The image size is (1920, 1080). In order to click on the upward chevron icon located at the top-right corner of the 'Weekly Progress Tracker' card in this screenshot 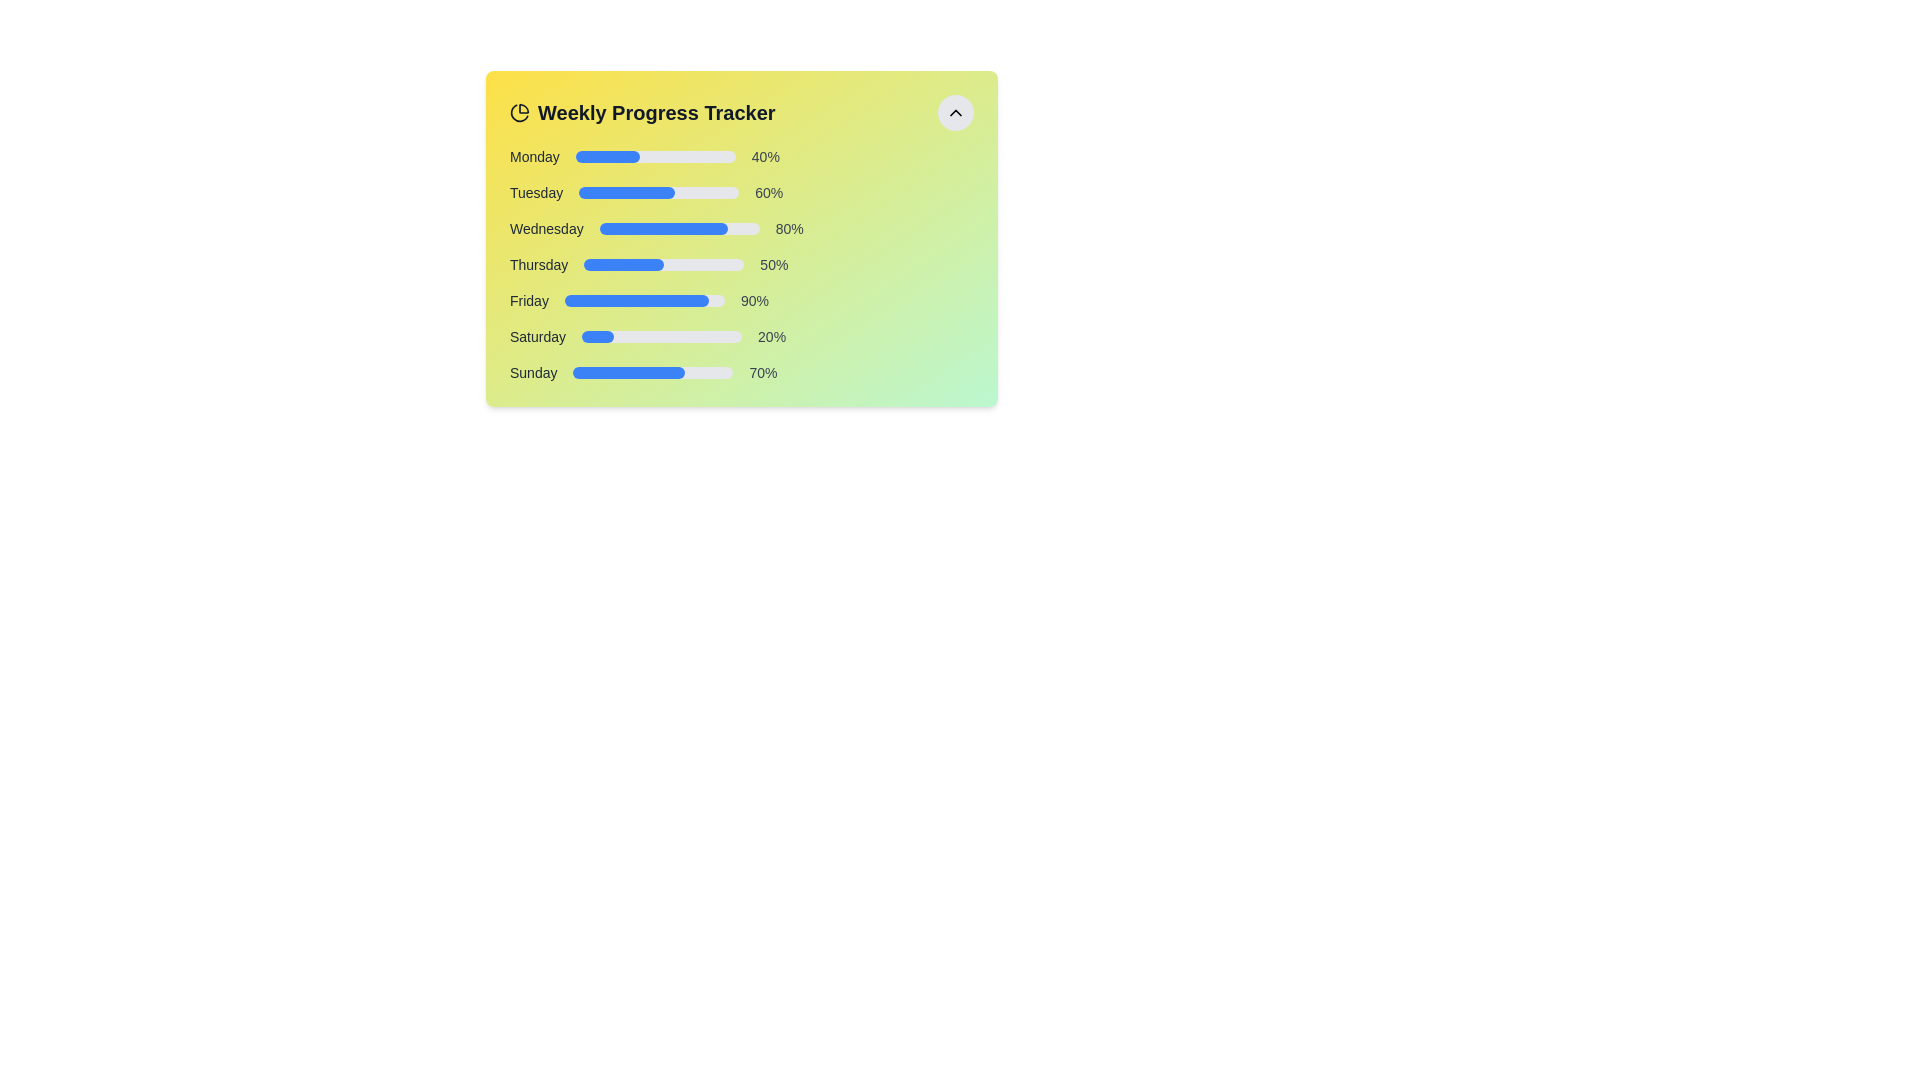, I will do `click(954, 112)`.